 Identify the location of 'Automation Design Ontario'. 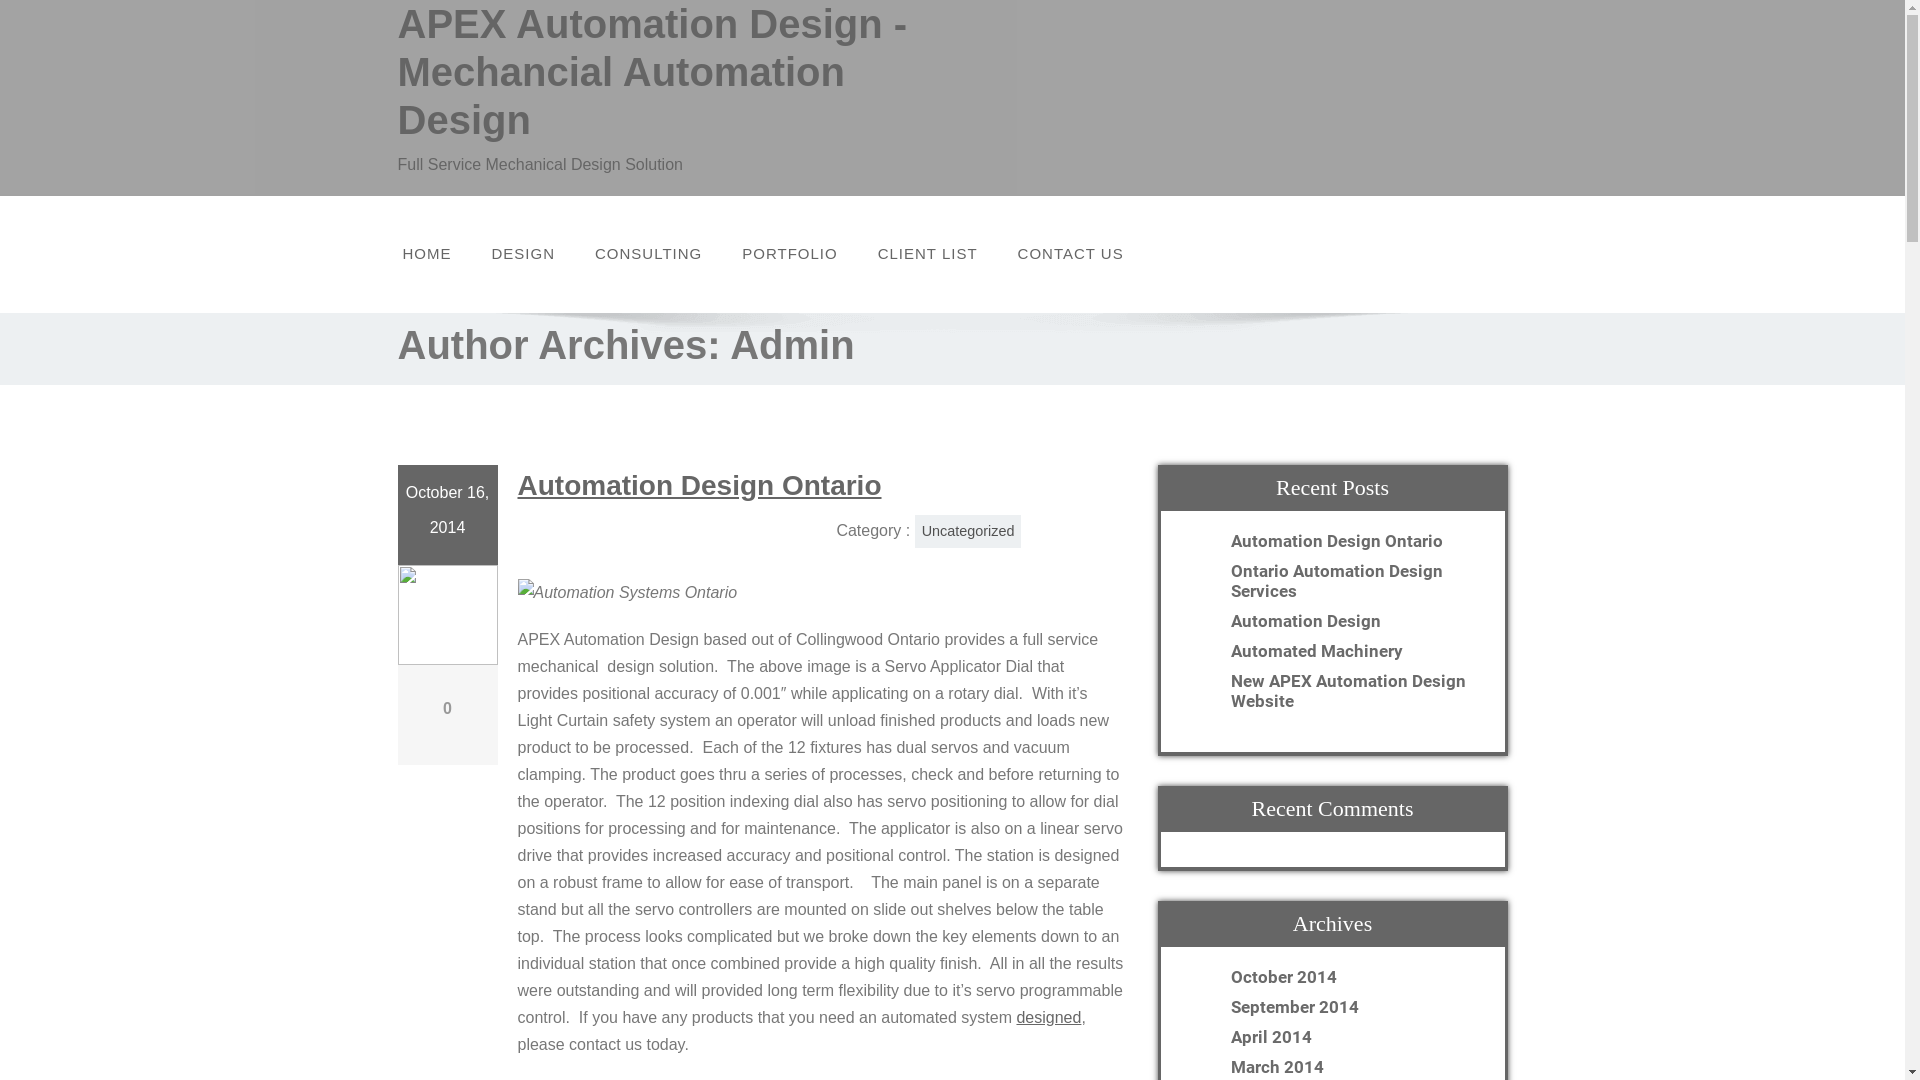
(700, 485).